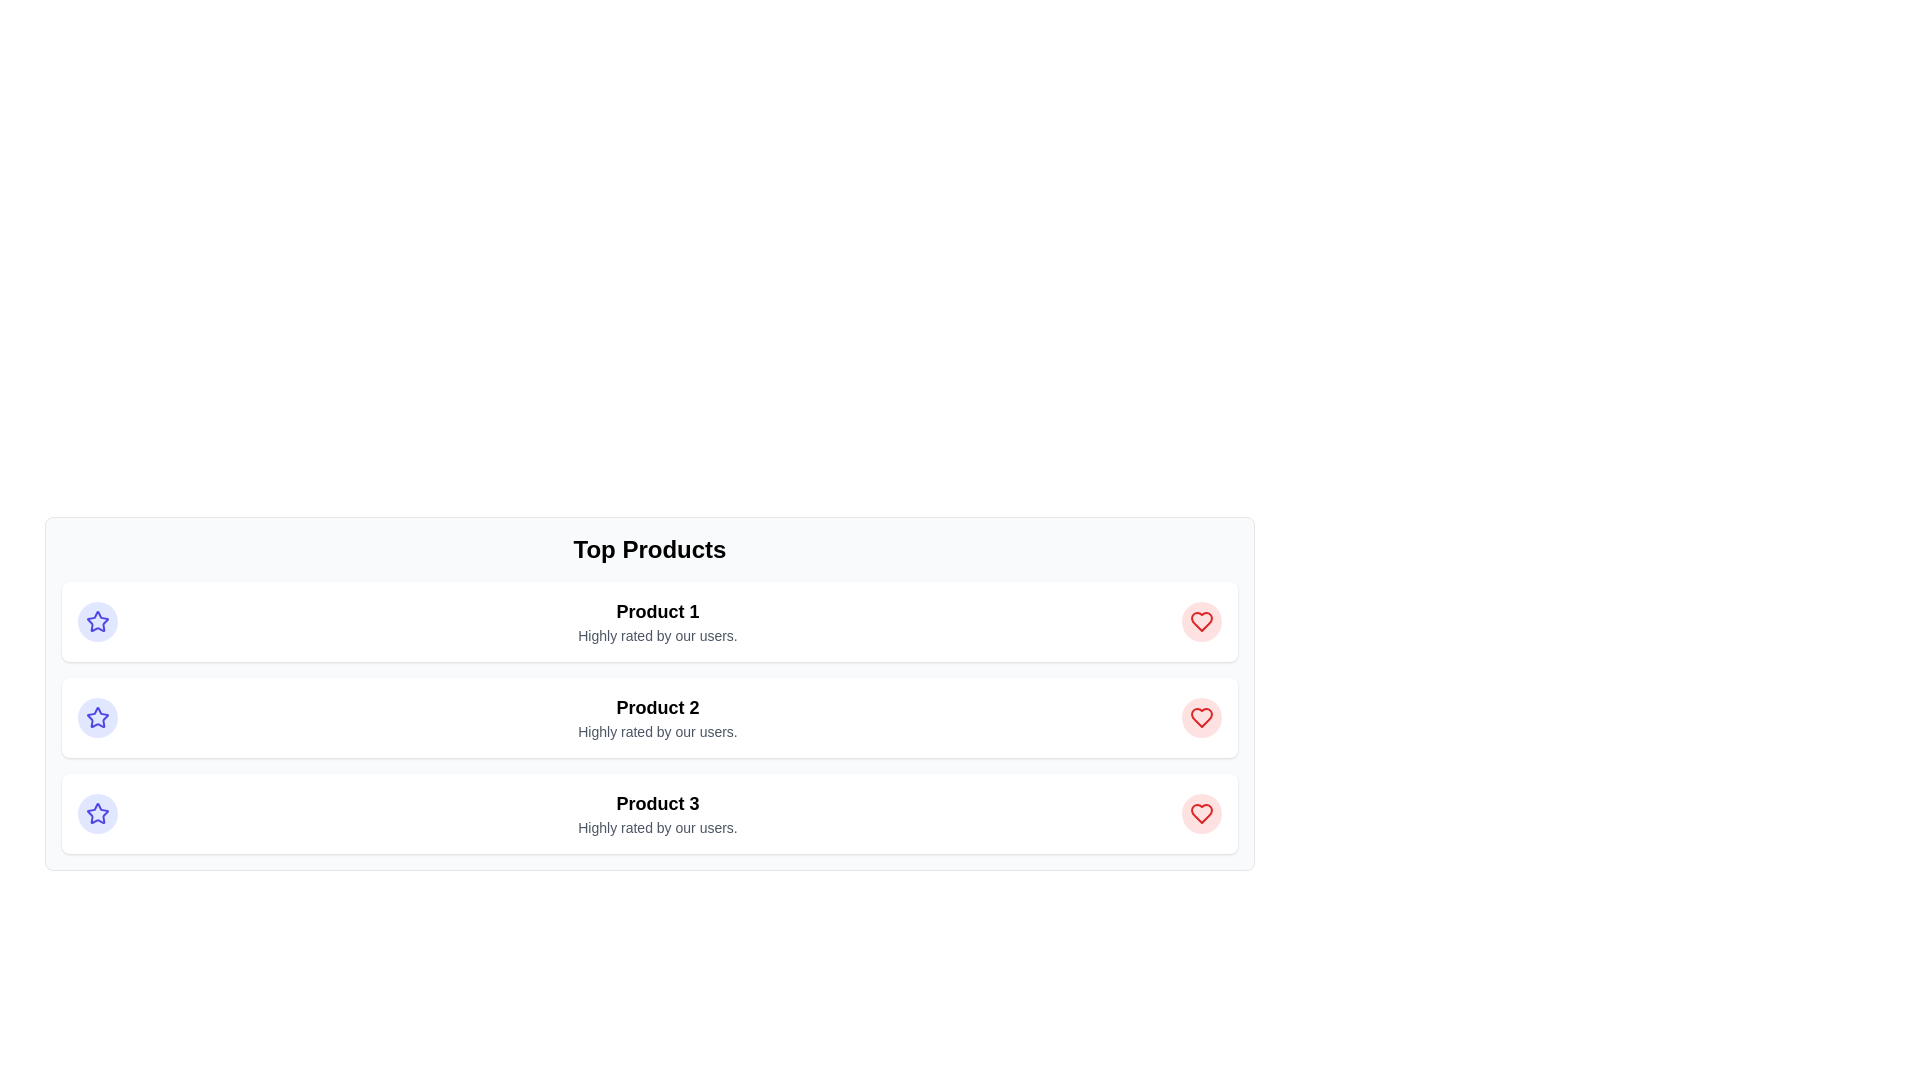 The height and width of the screenshot is (1080, 1920). I want to click on the circular icon with a light indigo background and dark indigo star, located to the left of 'Product 2' text in the second row of the list, so click(96, 716).